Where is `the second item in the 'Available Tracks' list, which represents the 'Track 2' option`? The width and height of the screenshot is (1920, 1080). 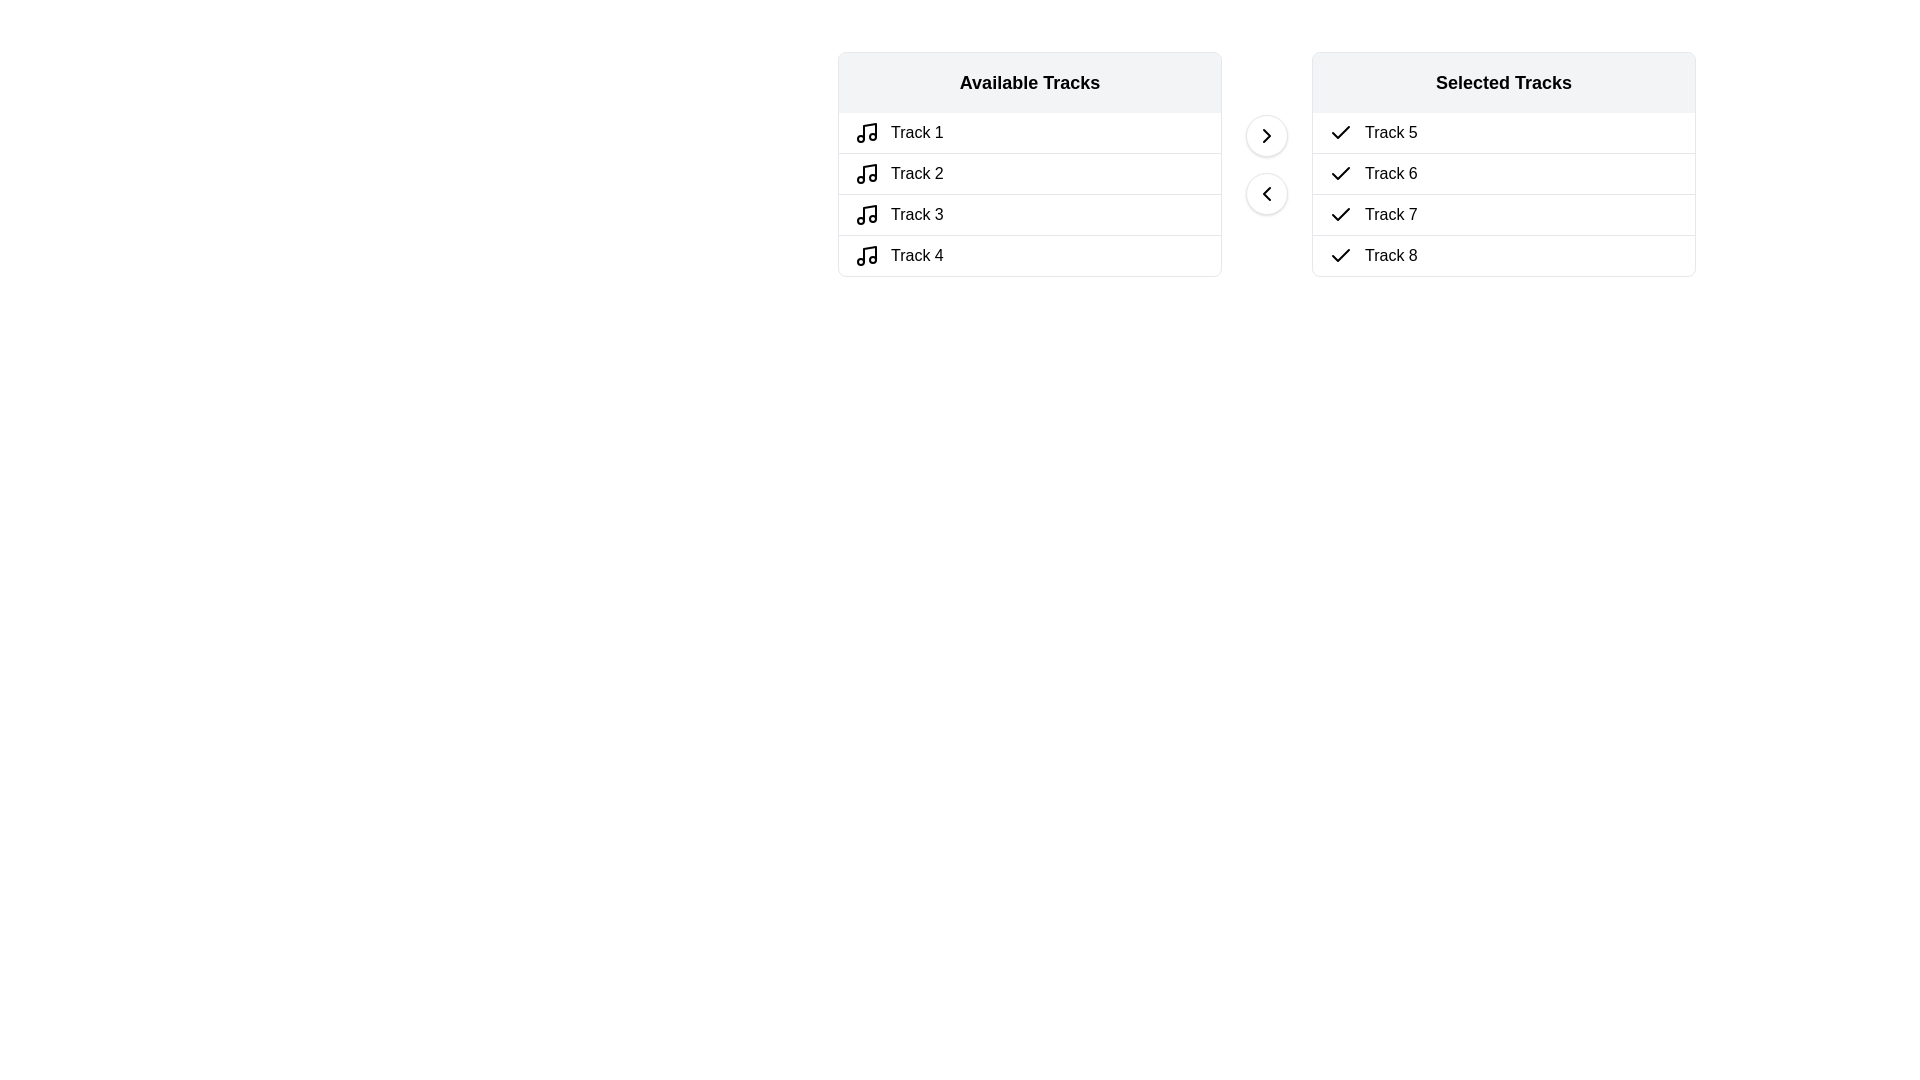 the second item in the 'Available Tracks' list, which represents the 'Track 2' option is located at coordinates (1030, 172).